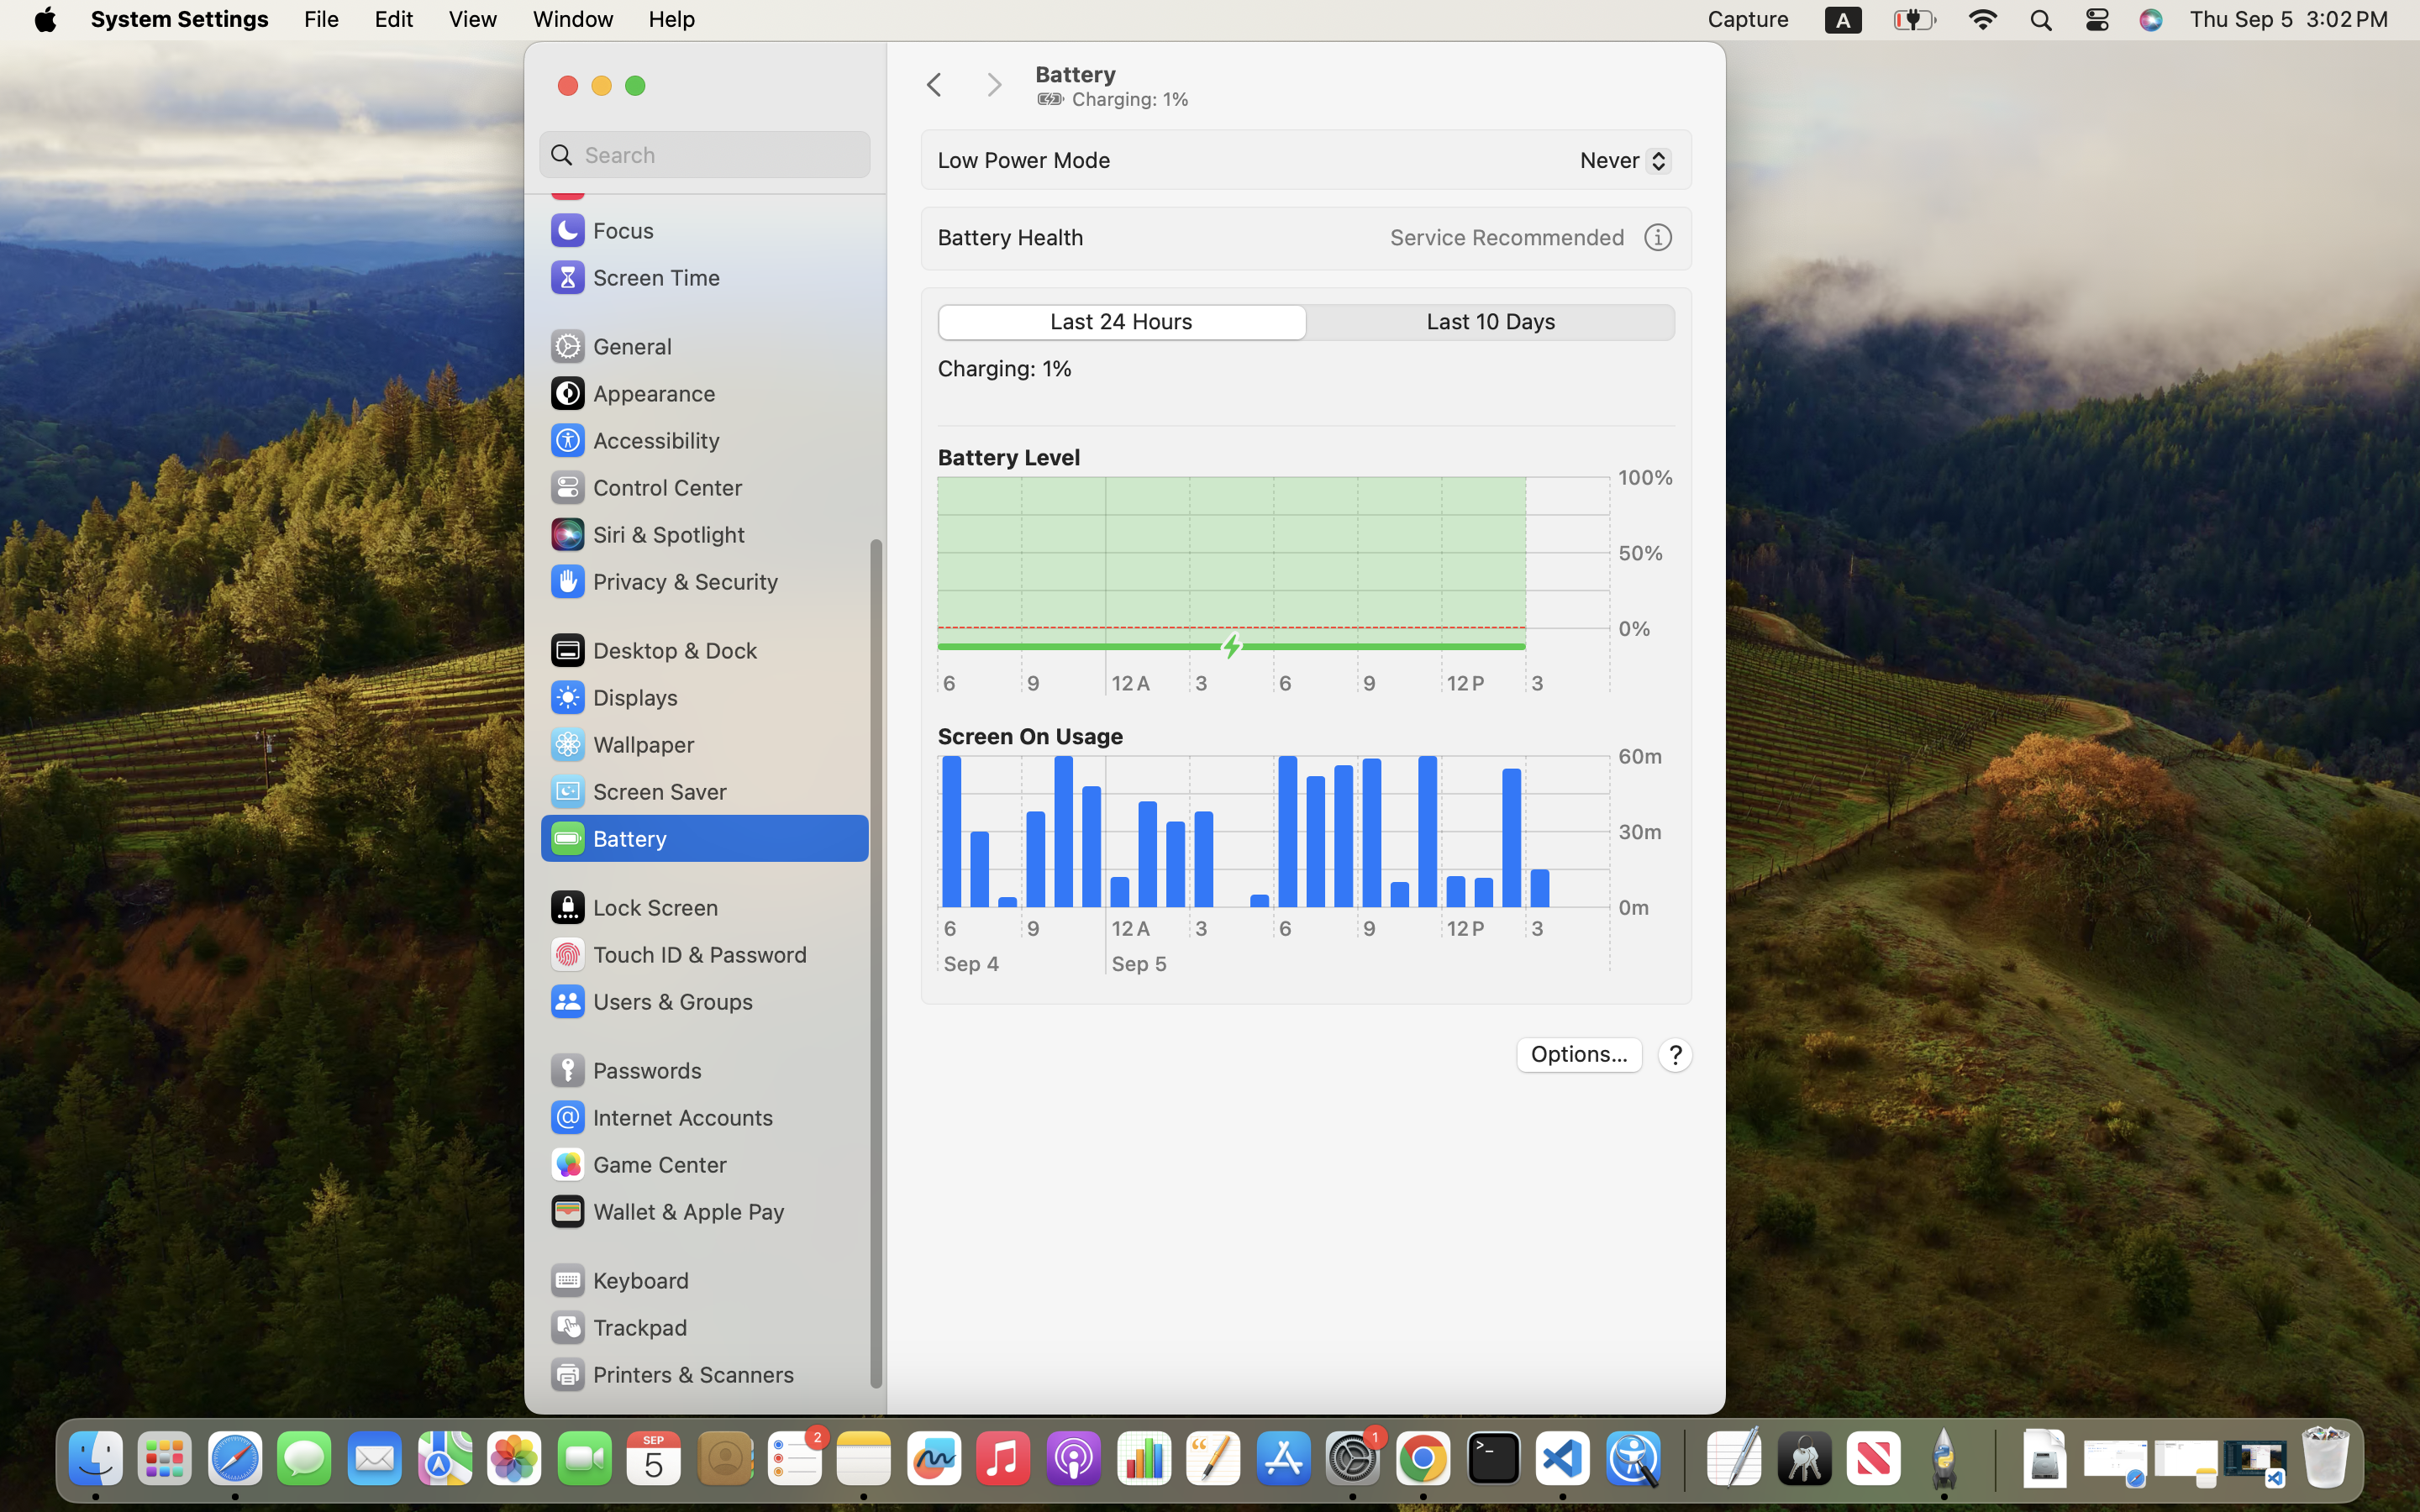 Image resolution: width=2420 pixels, height=1512 pixels. Describe the element at coordinates (613, 696) in the screenshot. I see `'Displays'` at that location.